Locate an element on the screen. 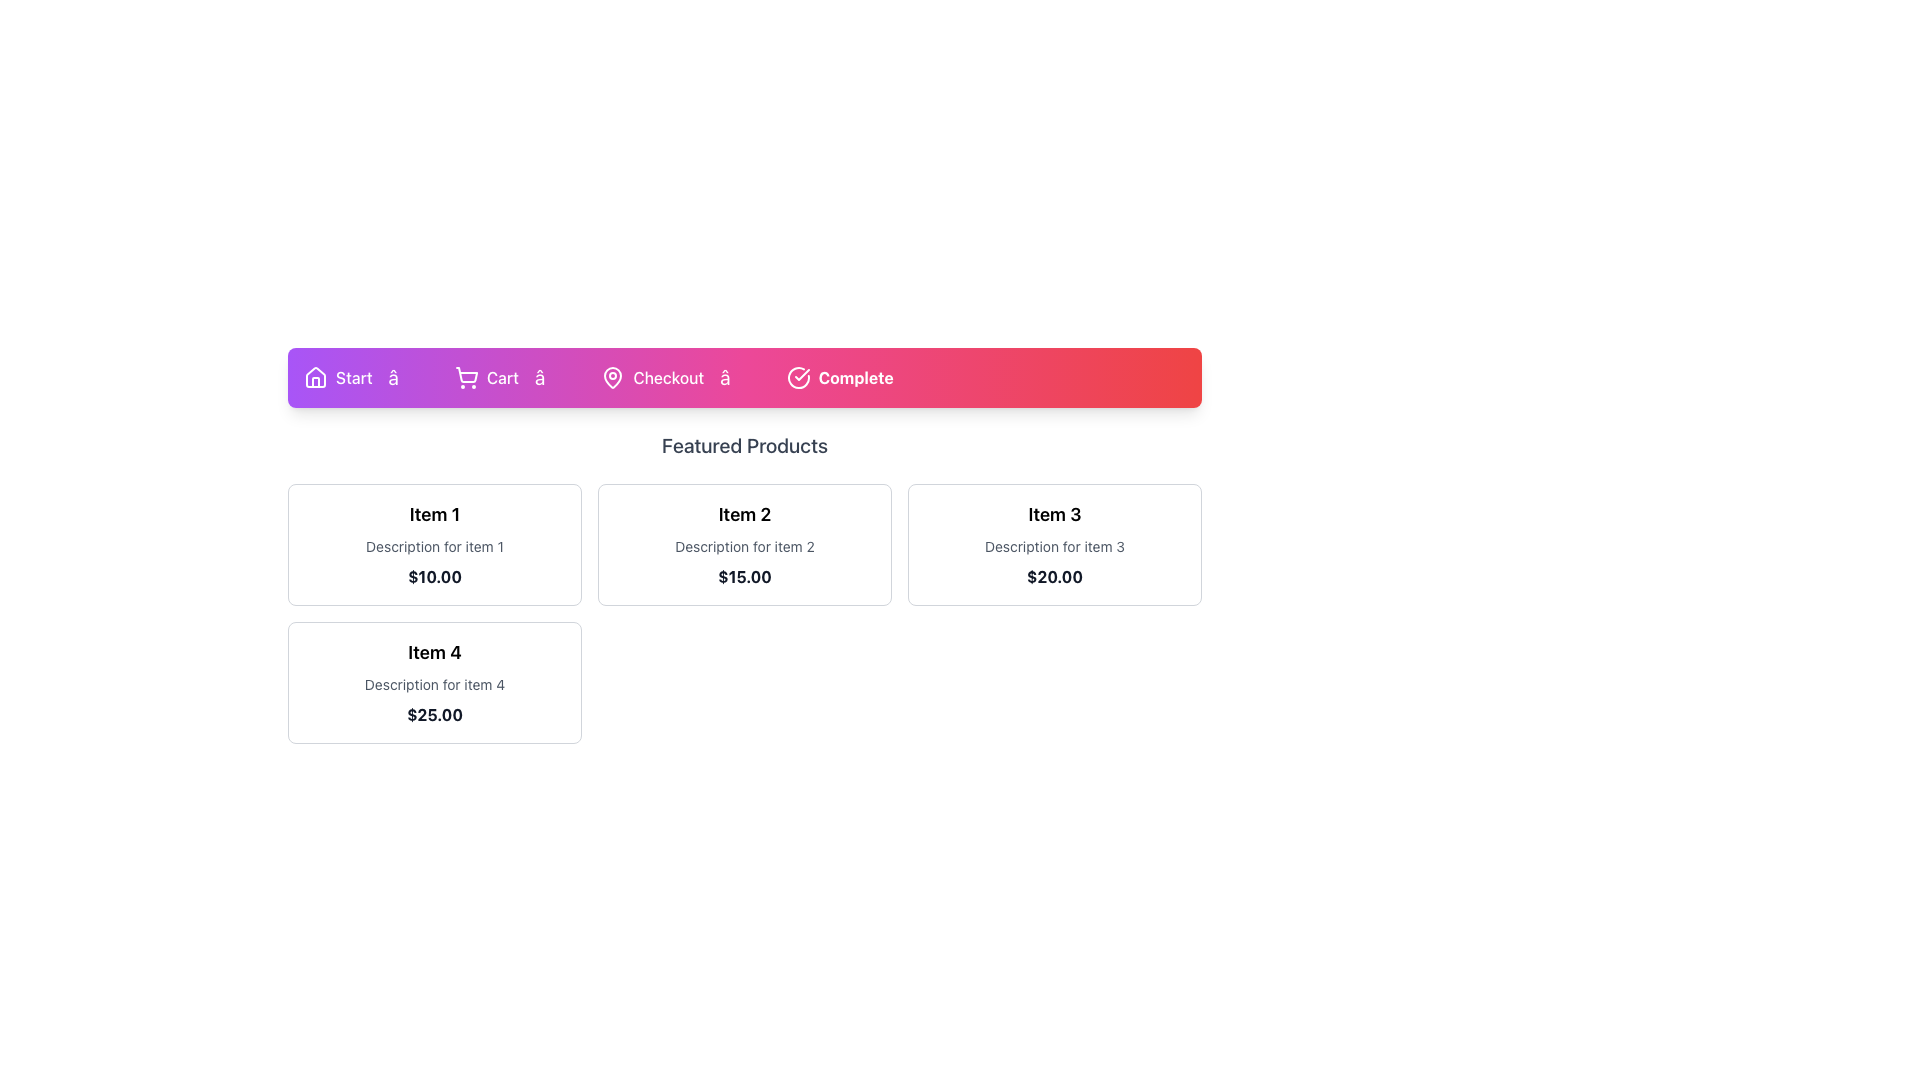  the 'Start' text label, which is displayed in white on a purple background and is positioned on the navigation bar to the right of a house icon is located at coordinates (354, 378).